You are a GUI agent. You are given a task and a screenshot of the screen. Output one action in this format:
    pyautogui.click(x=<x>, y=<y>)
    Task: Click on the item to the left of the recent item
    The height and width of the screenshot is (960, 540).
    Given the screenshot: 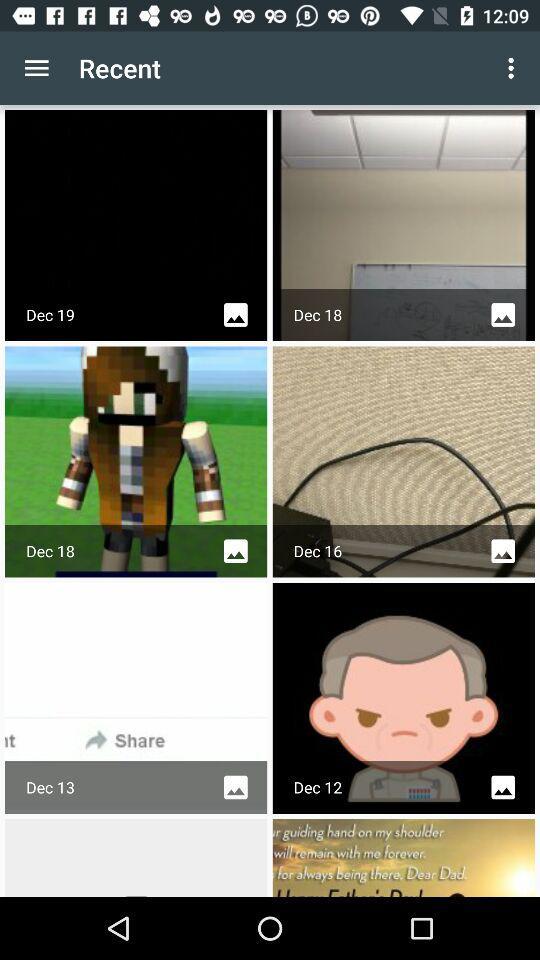 What is the action you would take?
    pyautogui.click(x=36, y=68)
    